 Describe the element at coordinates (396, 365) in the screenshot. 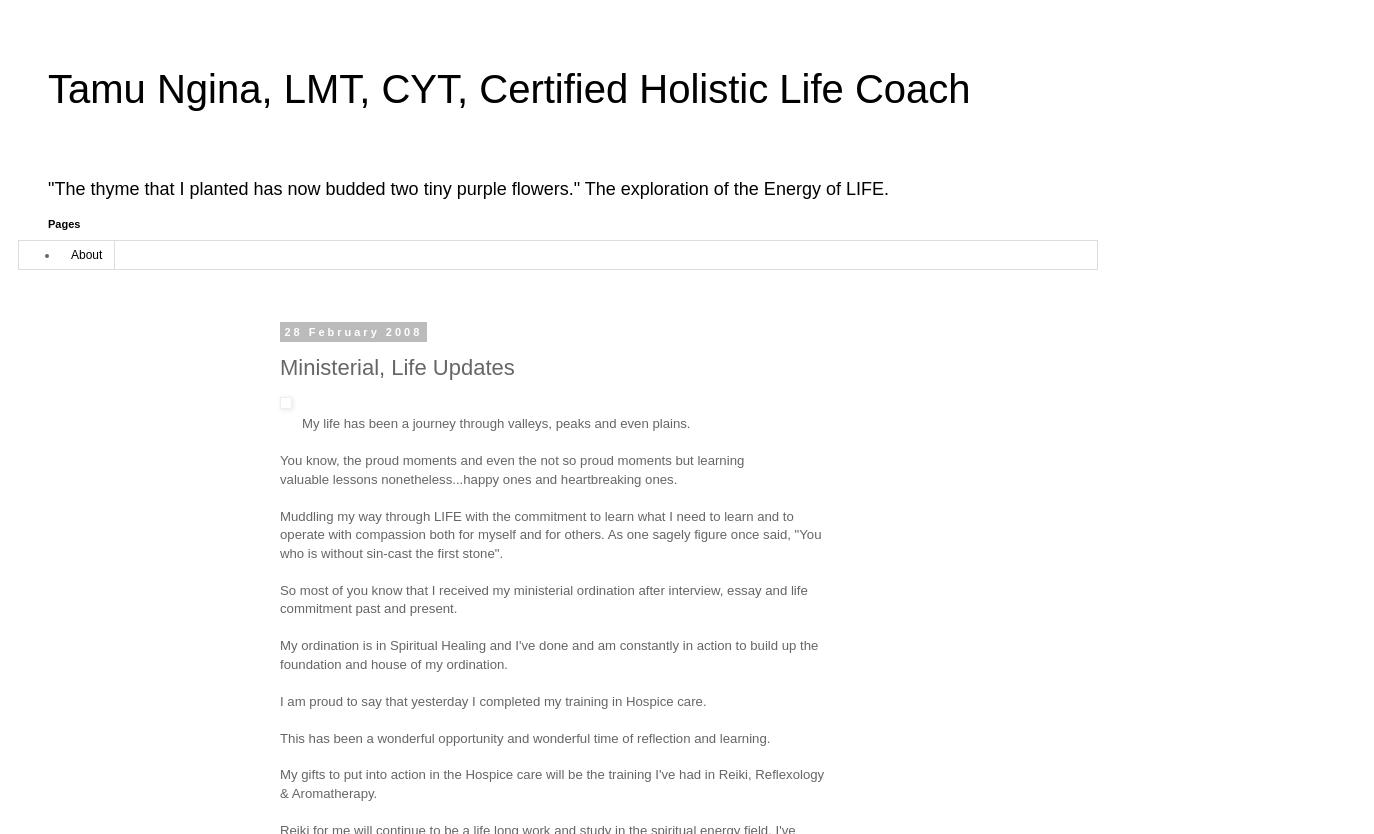

I see `'Ministerial, Life Updates'` at that location.